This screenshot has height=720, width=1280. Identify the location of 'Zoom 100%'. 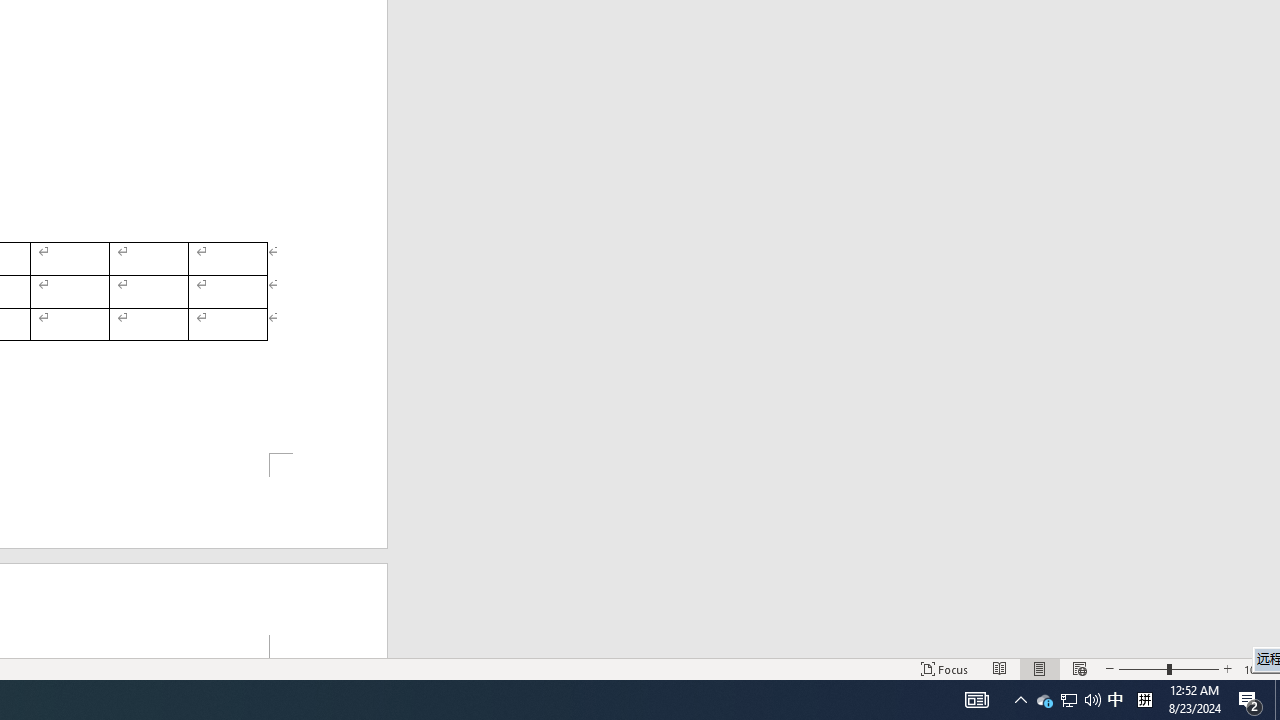
(1257, 669).